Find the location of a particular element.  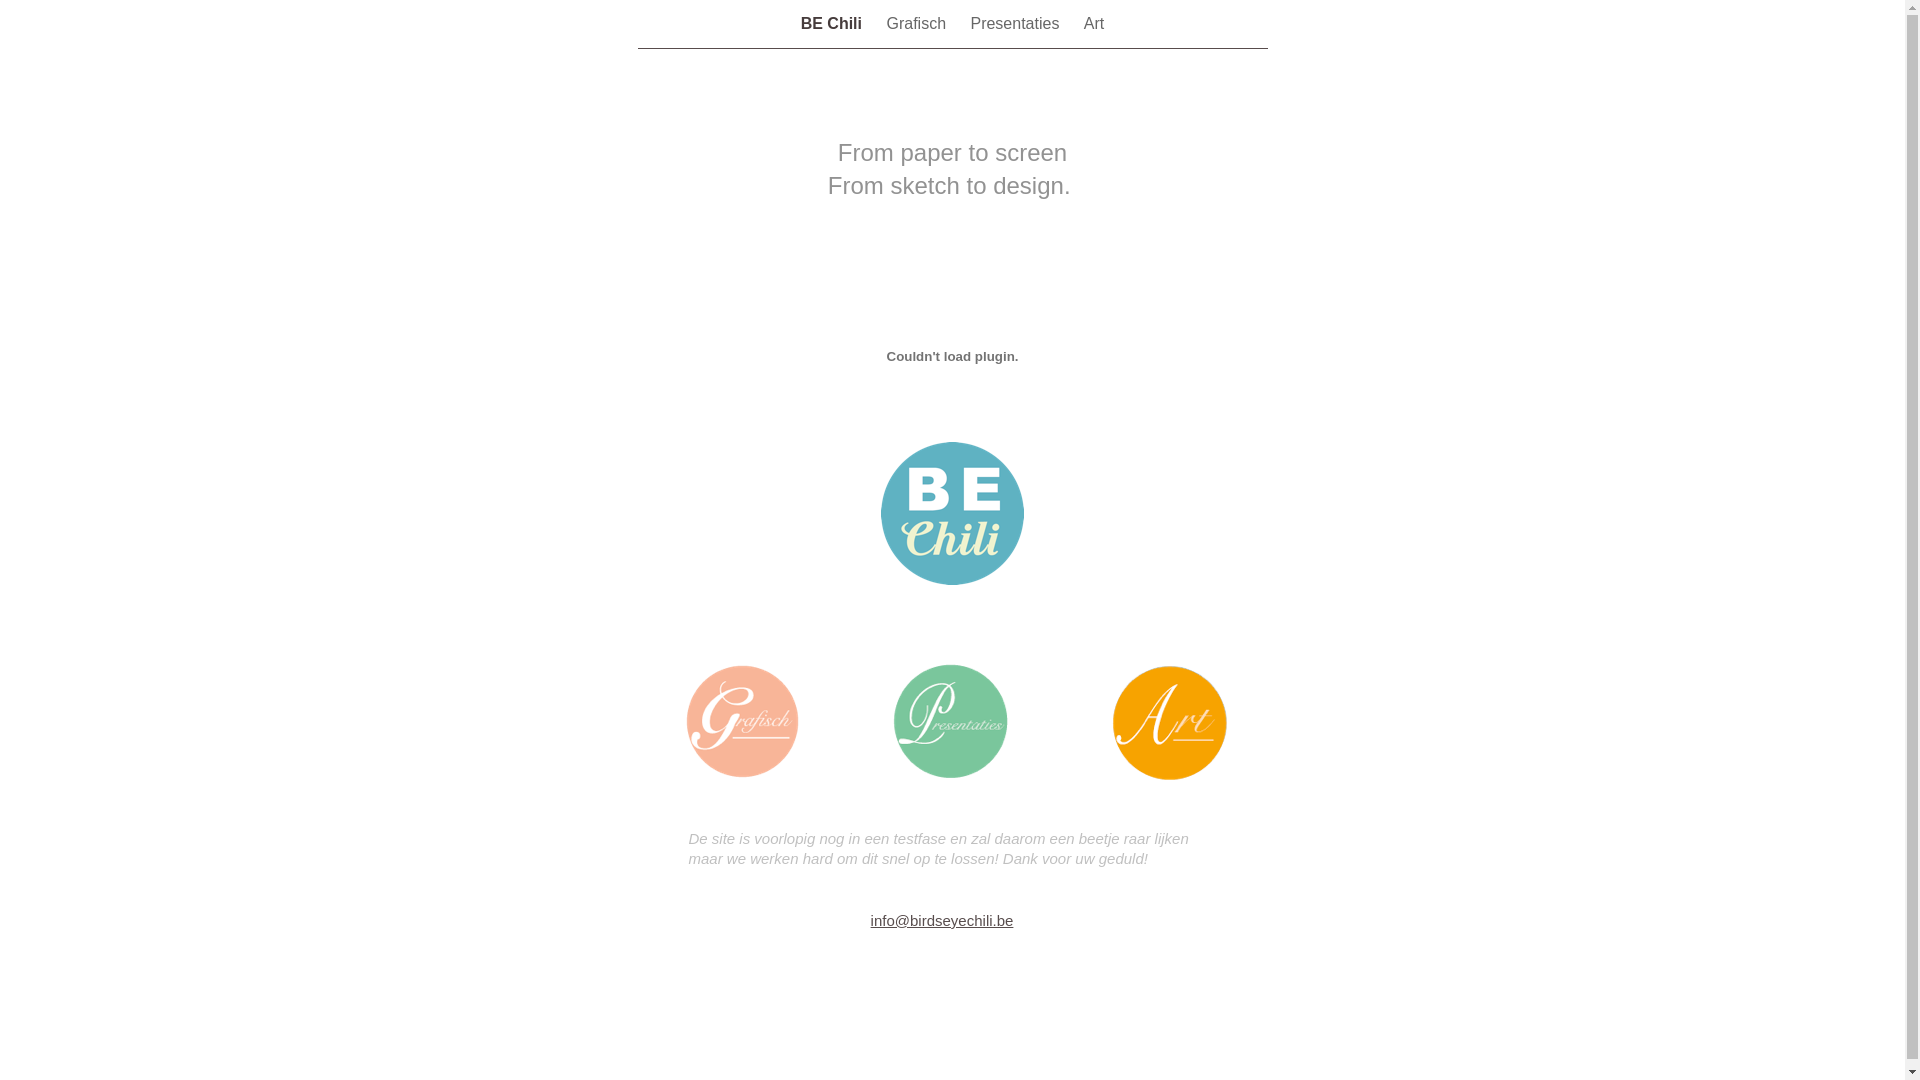

'Grafisch' is located at coordinates (916, 23).